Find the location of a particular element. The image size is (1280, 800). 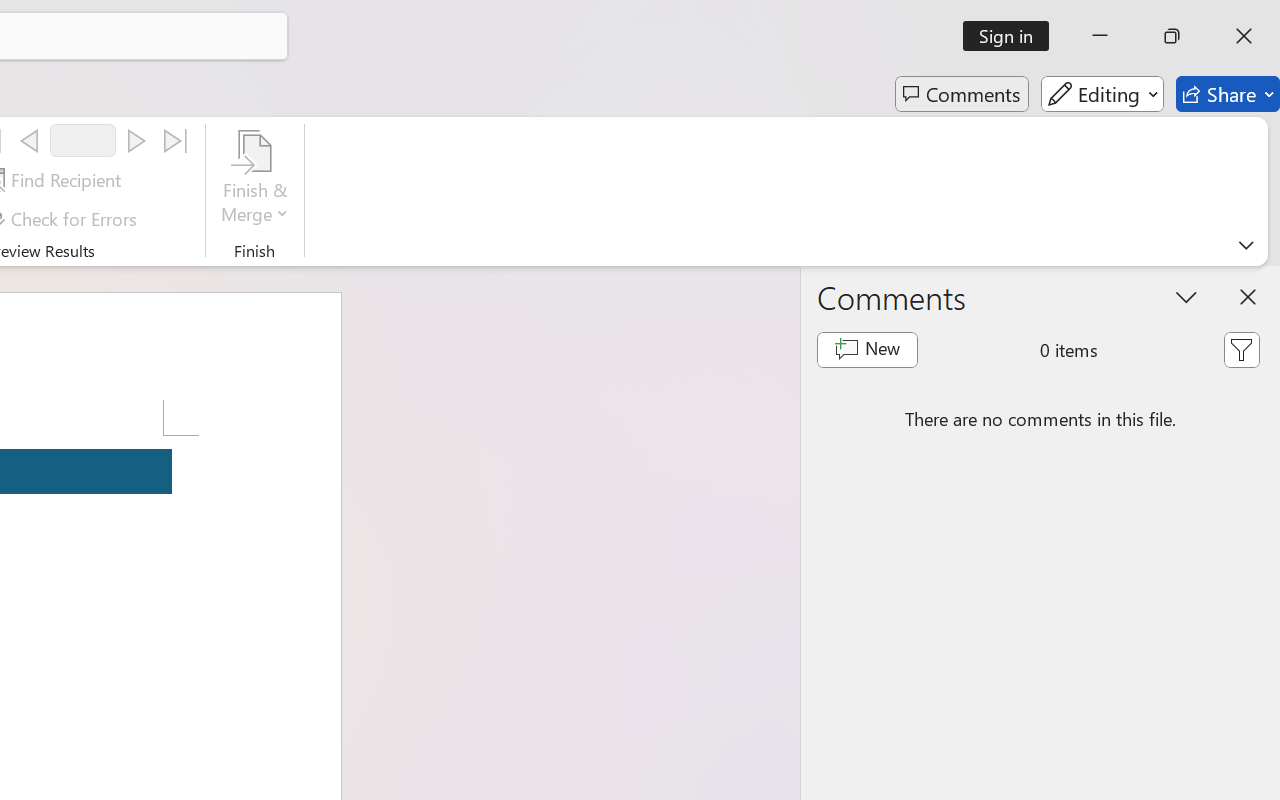

'New comment' is located at coordinates (867, 350).